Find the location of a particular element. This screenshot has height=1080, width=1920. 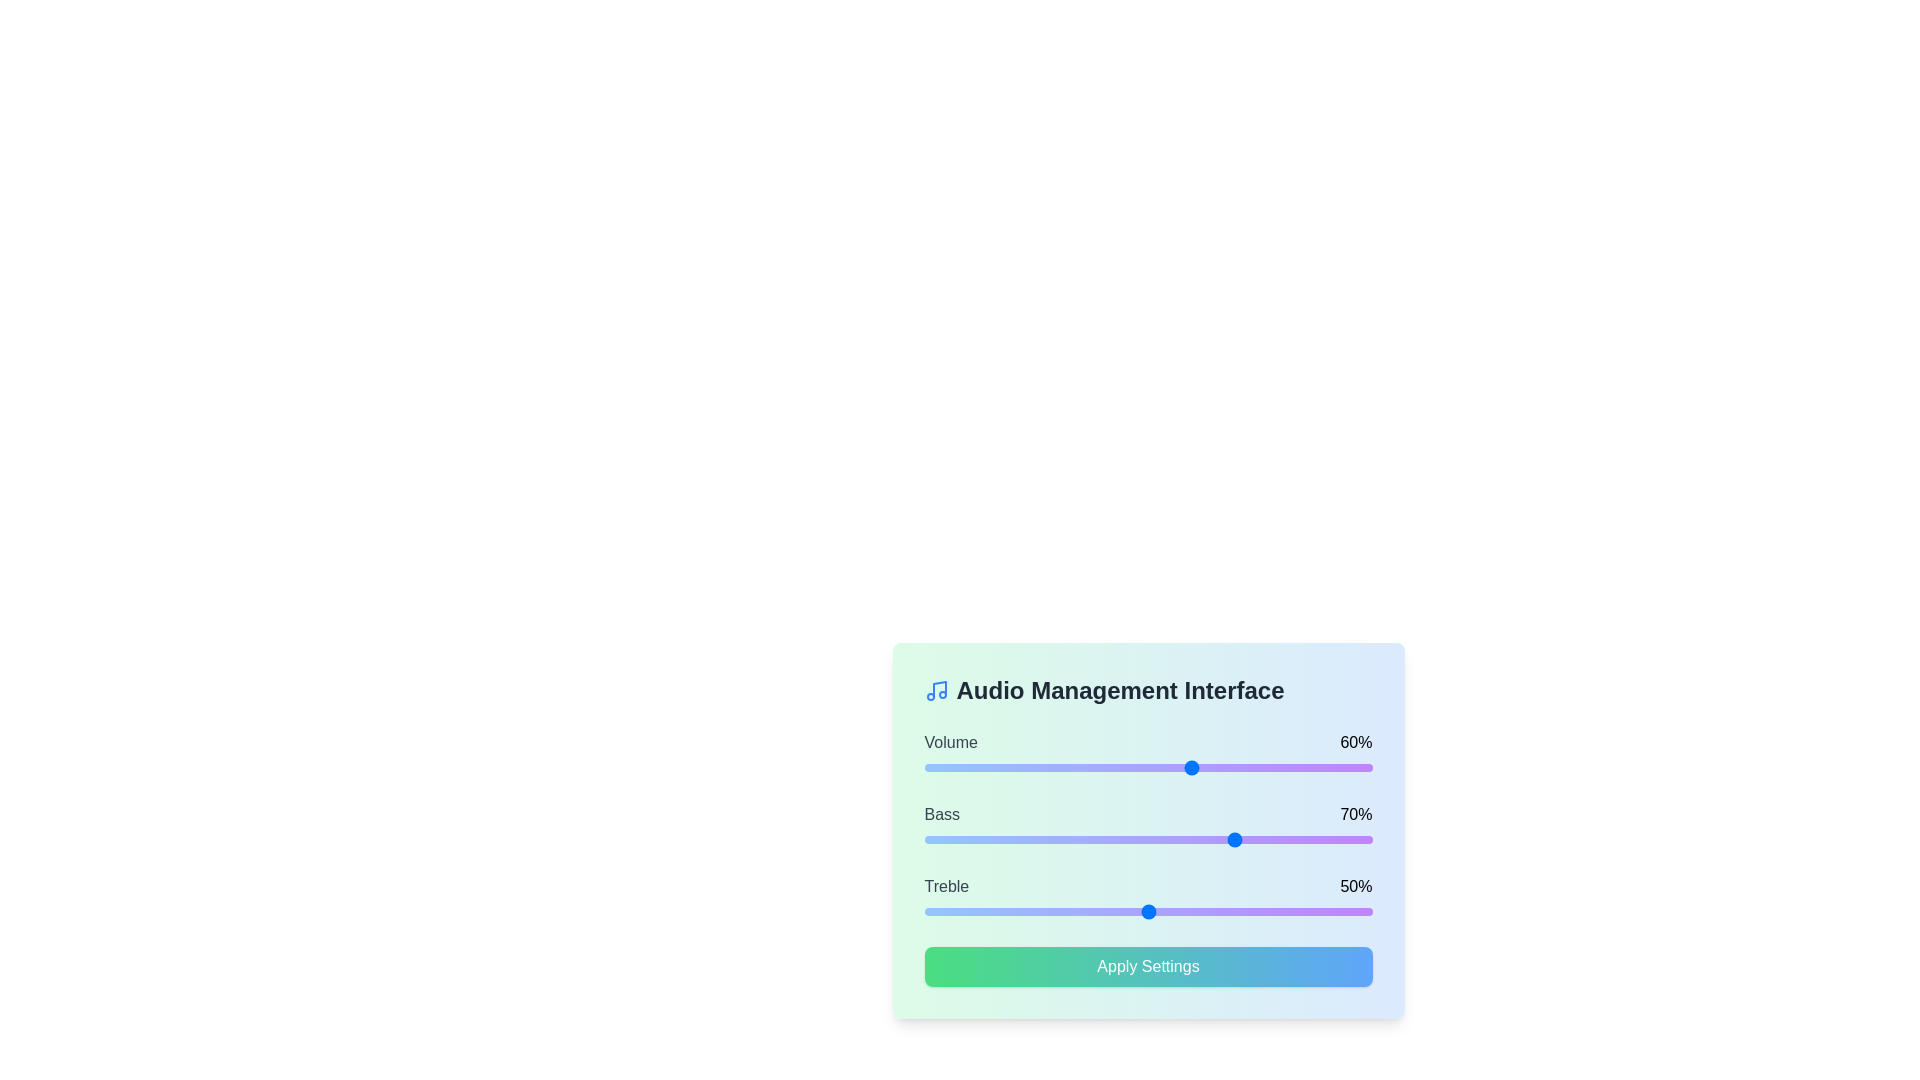

the 'Treble' label which indicates the functionality of the related control settings is located at coordinates (945, 886).